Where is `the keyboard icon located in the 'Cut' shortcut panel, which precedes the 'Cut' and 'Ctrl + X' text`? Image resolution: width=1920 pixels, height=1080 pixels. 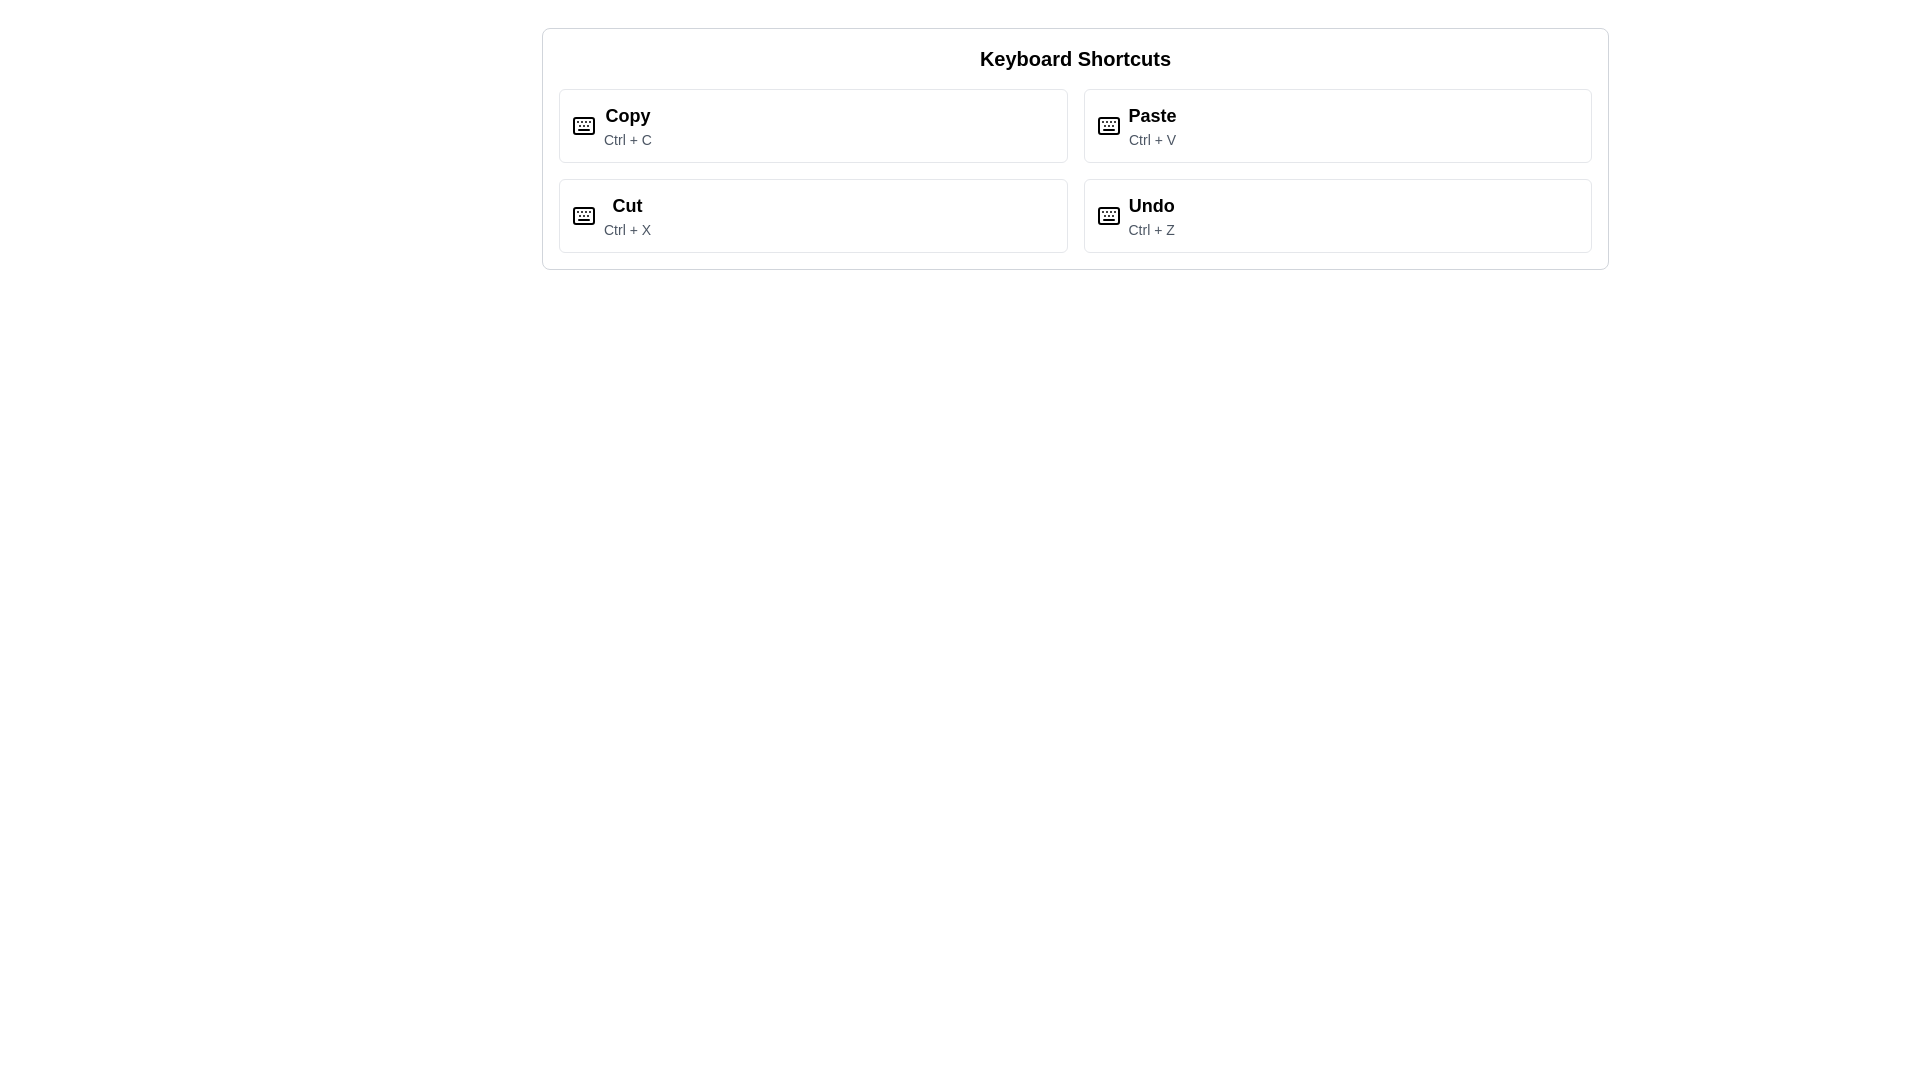 the keyboard icon located in the 'Cut' shortcut panel, which precedes the 'Cut' and 'Ctrl + X' text is located at coordinates (583, 216).